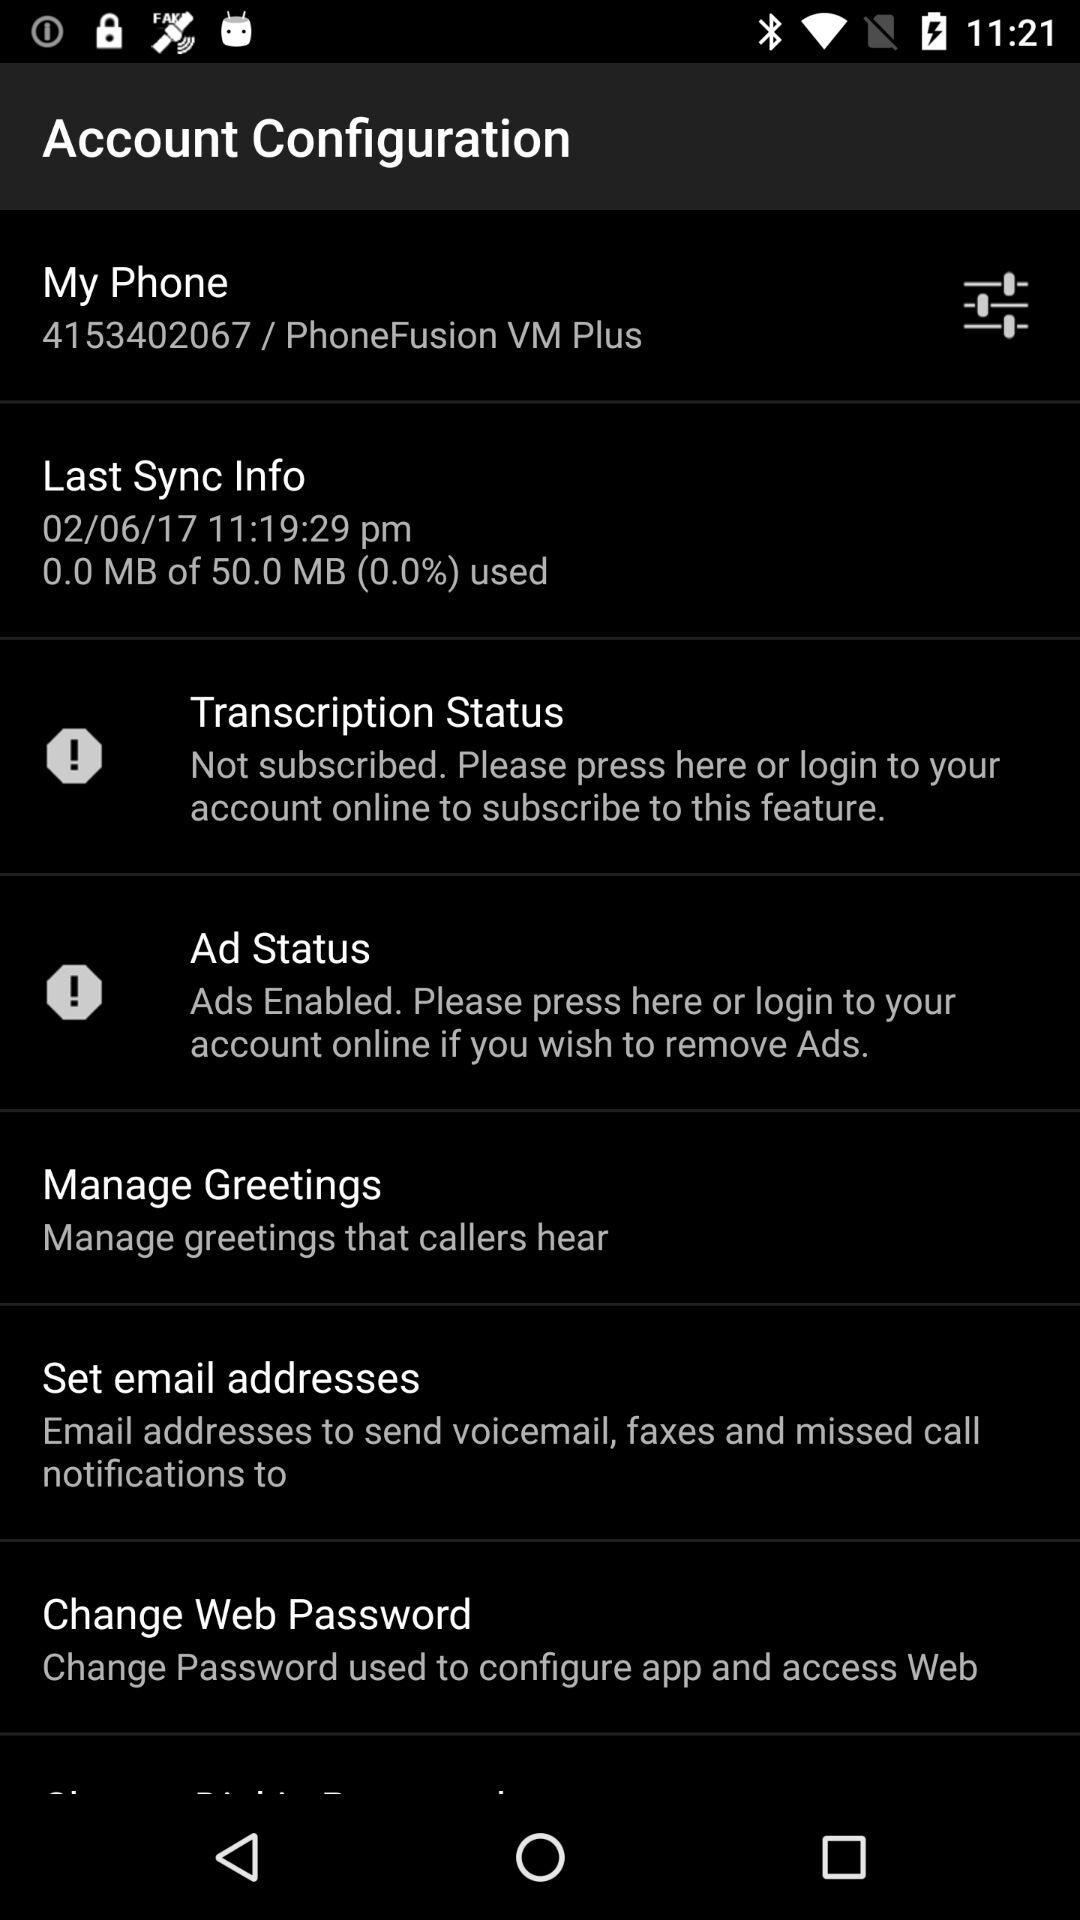 The image size is (1080, 1920). I want to click on the item to the right of the 4153402067 phonefusion vm icon, so click(995, 304).